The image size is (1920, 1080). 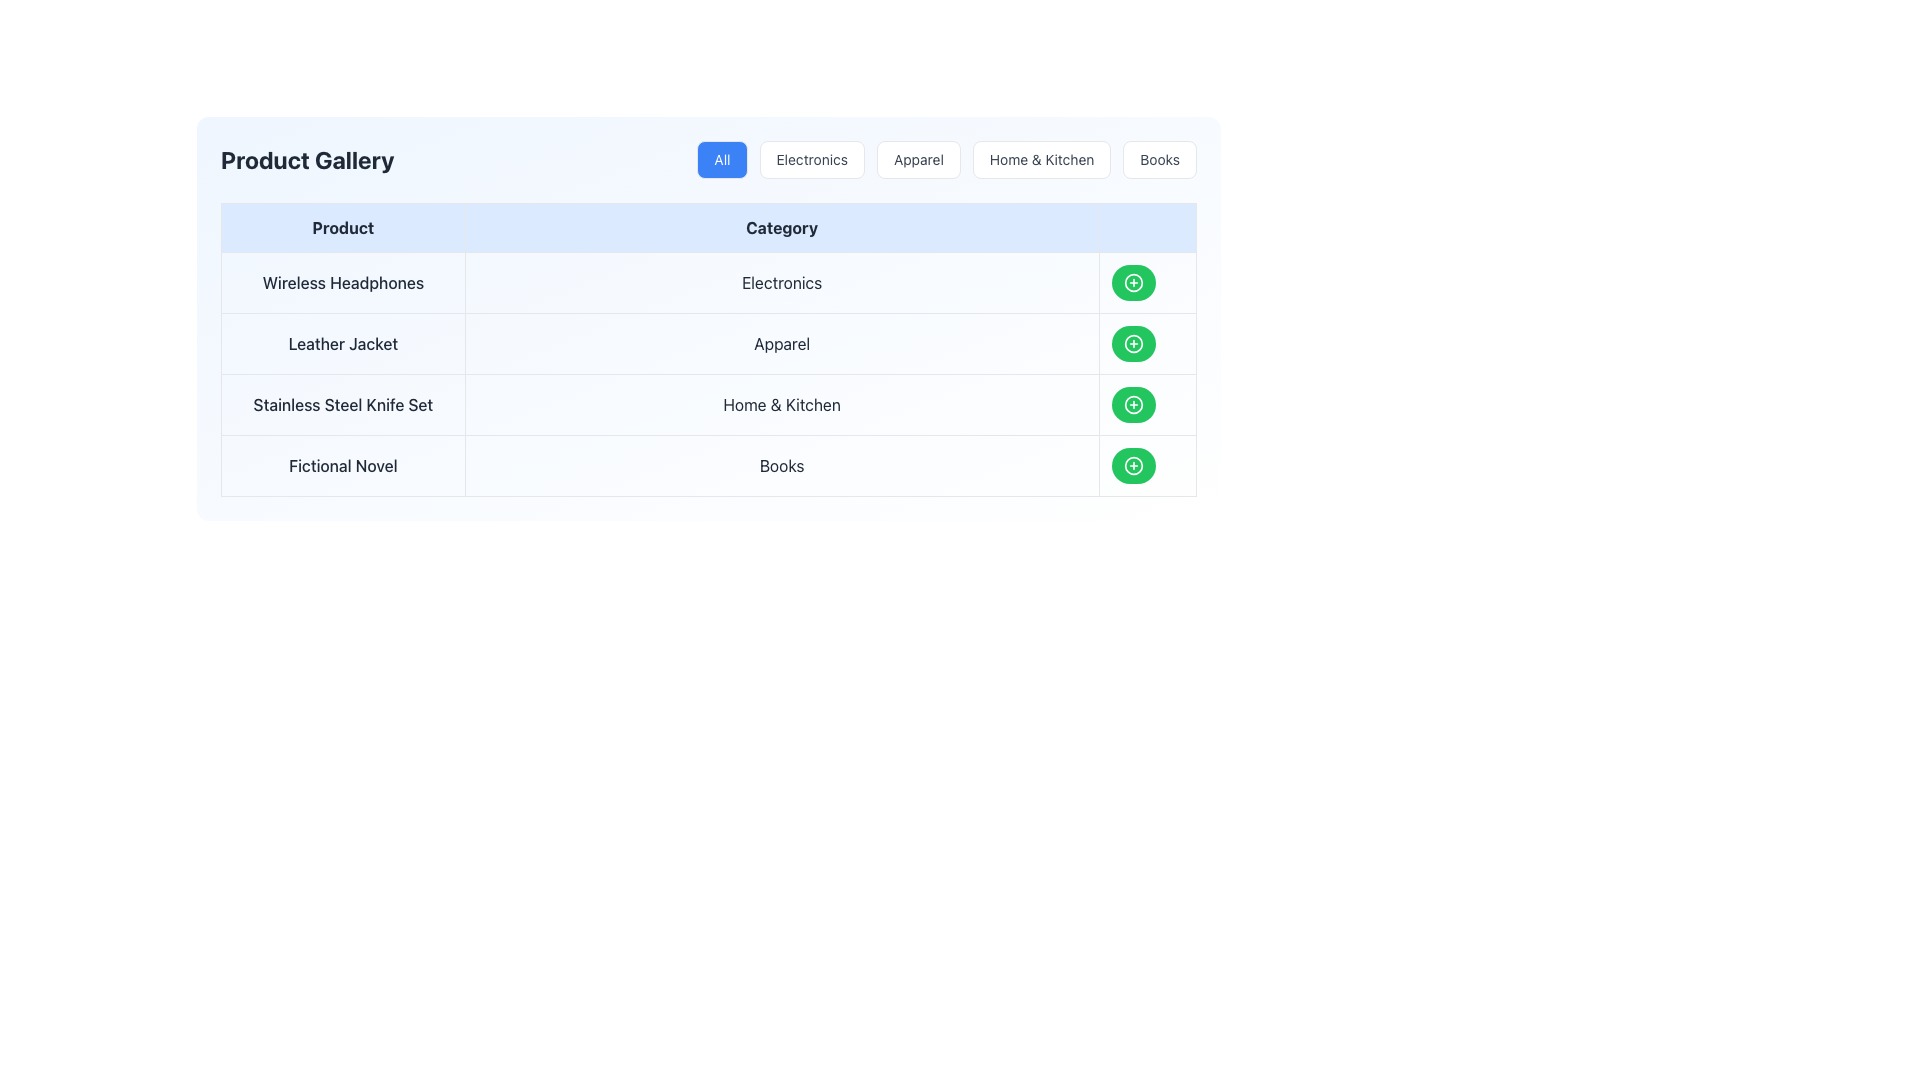 I want to click on the 'Product' text label, which is bolded and centered in a light blue background, located in the upper-left section of the tabular interface, so click(x=343, y=226).